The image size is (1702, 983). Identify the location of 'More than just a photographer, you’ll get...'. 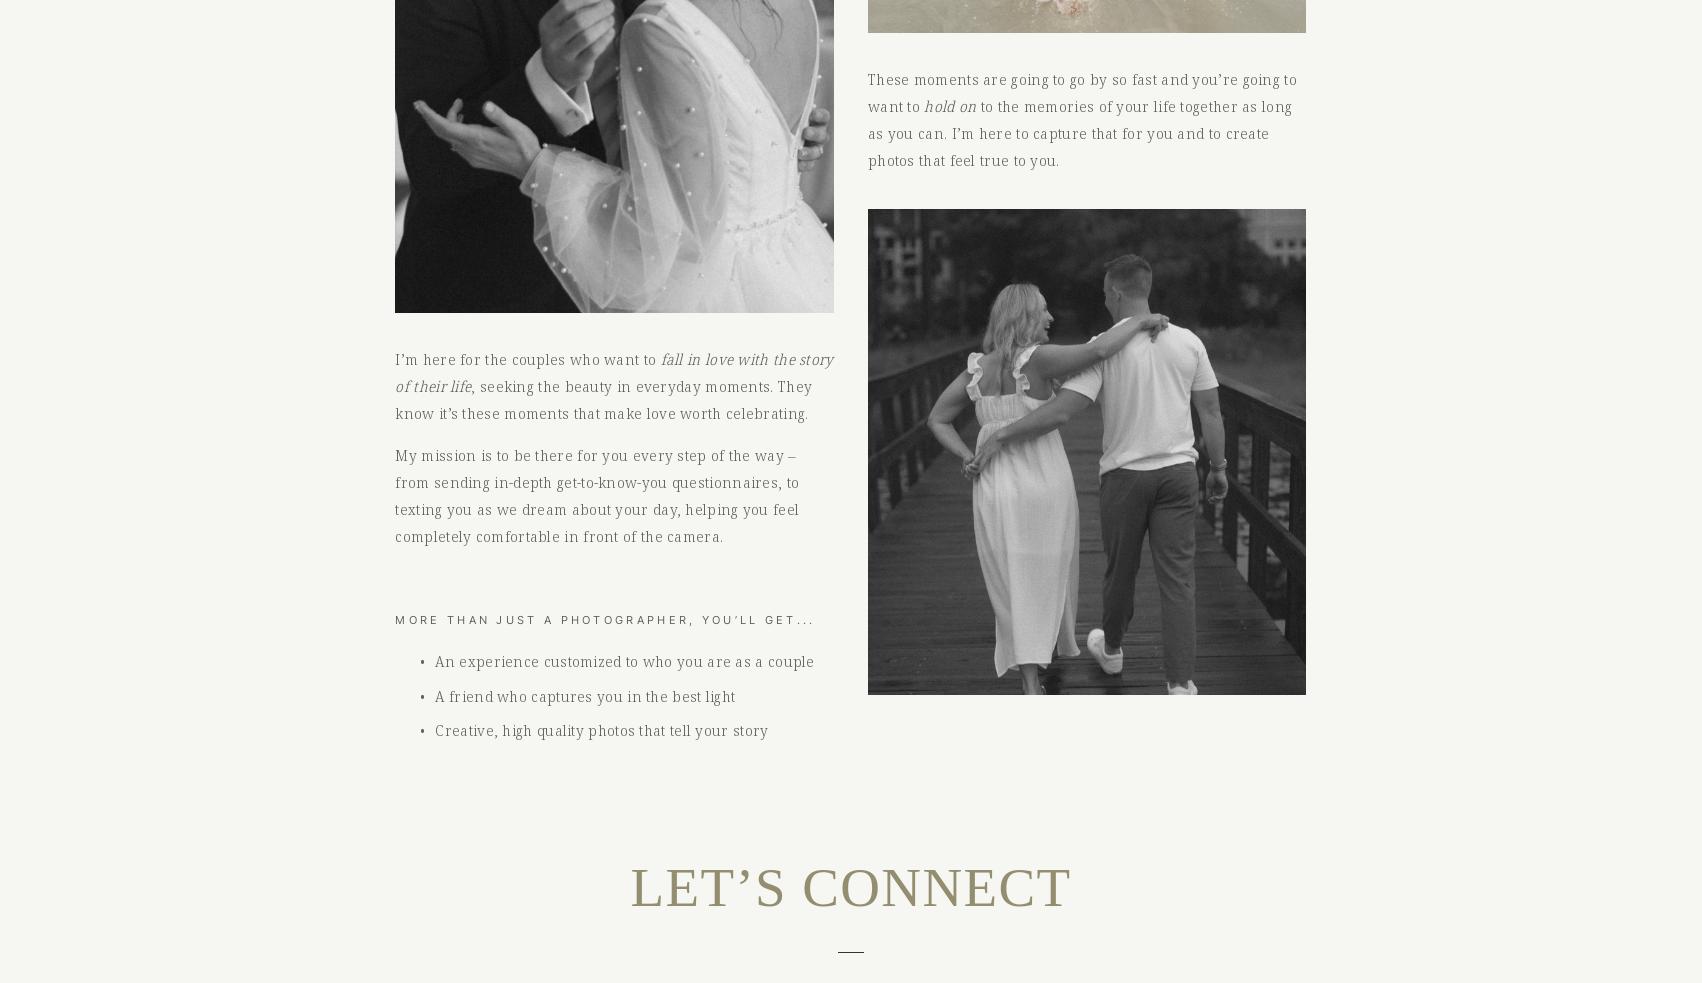
(605, 619).